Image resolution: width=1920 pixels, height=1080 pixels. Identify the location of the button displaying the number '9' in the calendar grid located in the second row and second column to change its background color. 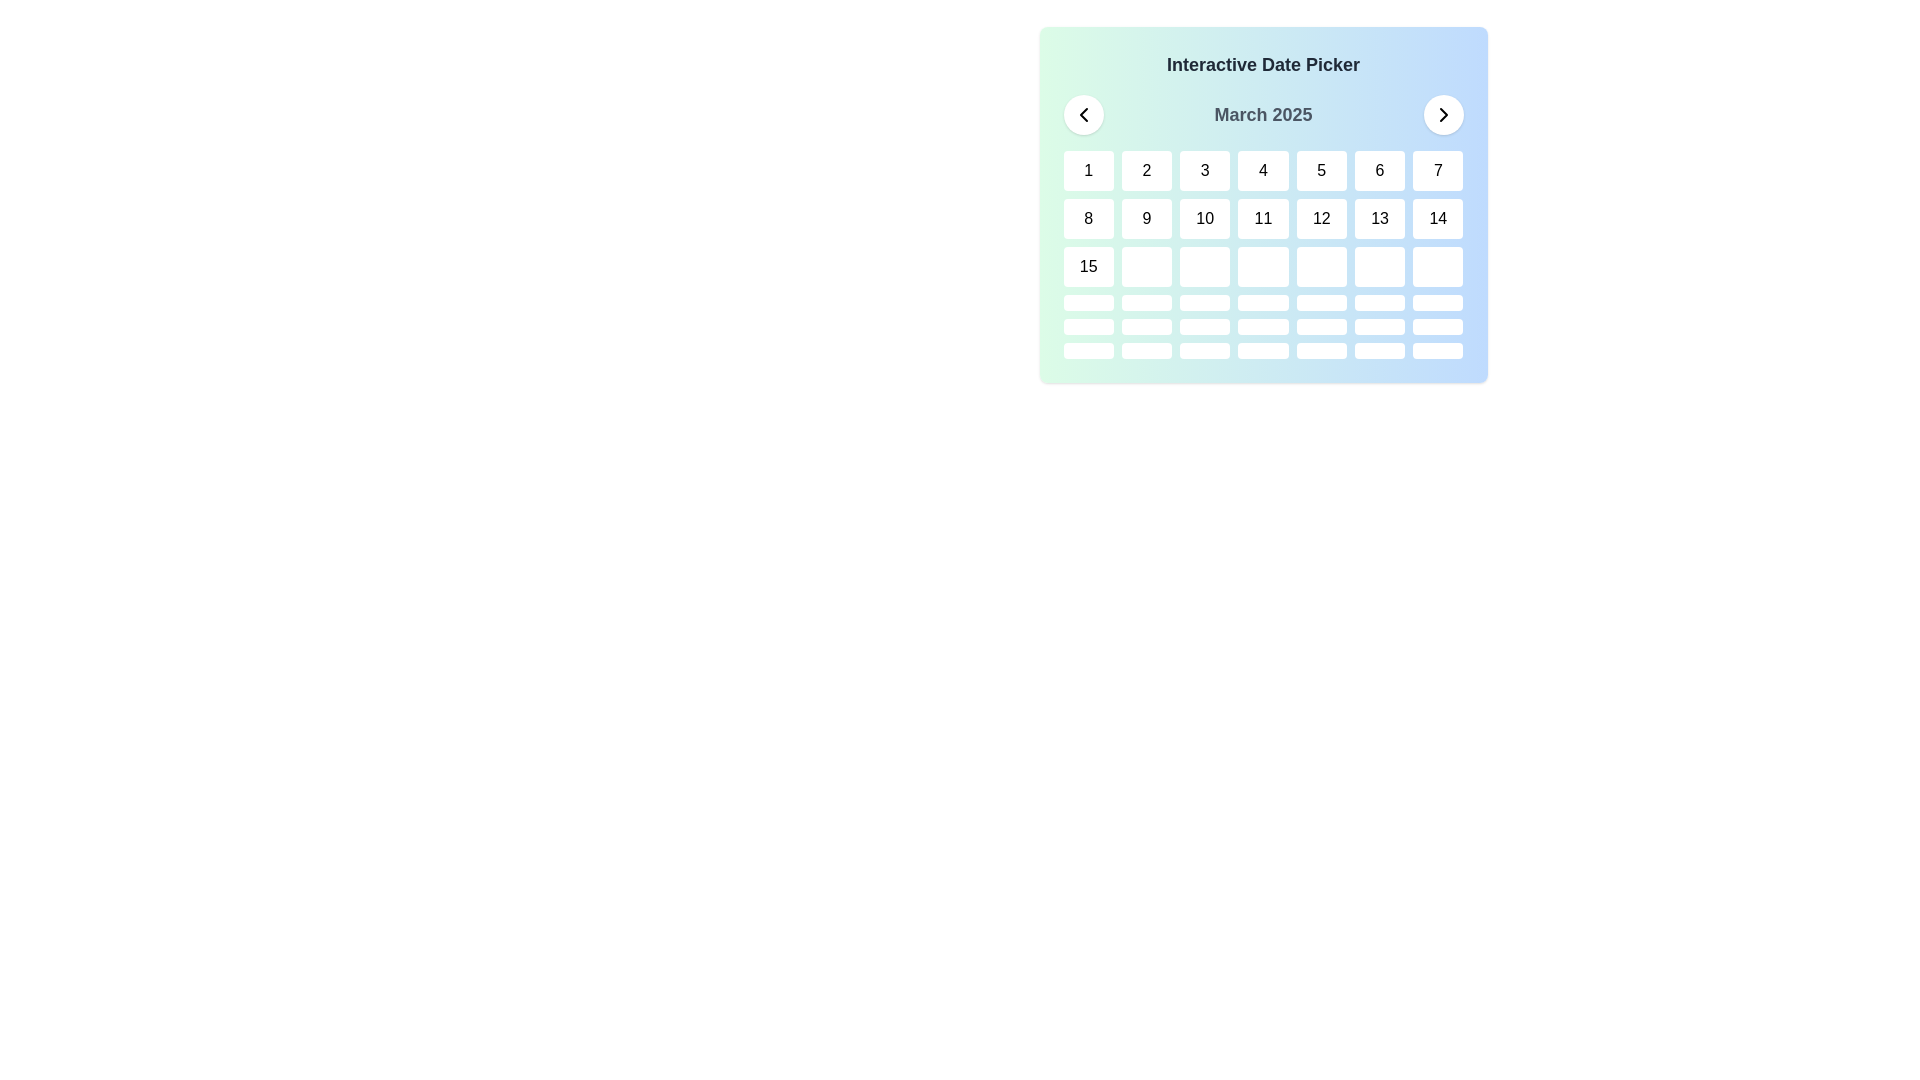
(1147, 219).